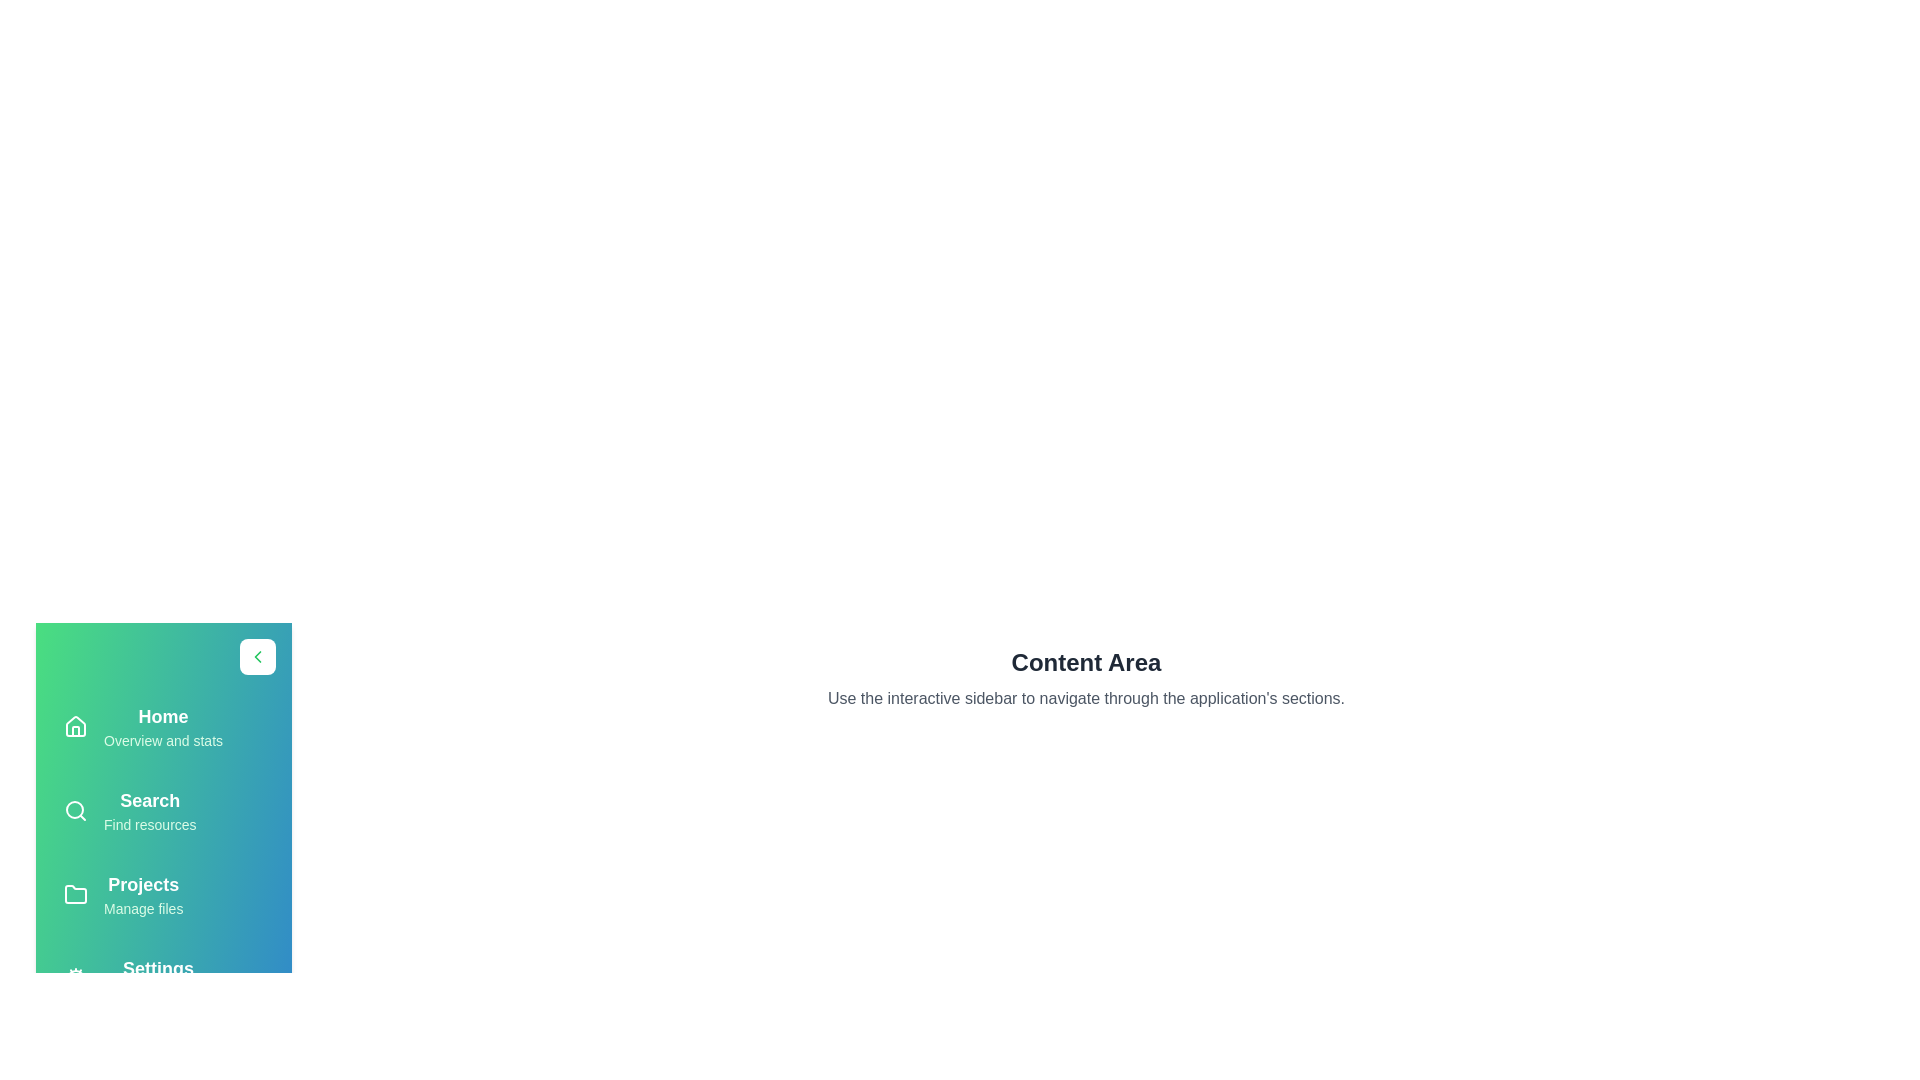  What do you see at coordinates (163, 893) in the screenshot?
I see `the menu item labeled Projects in the sidebar` at bounding box center [163, 893].